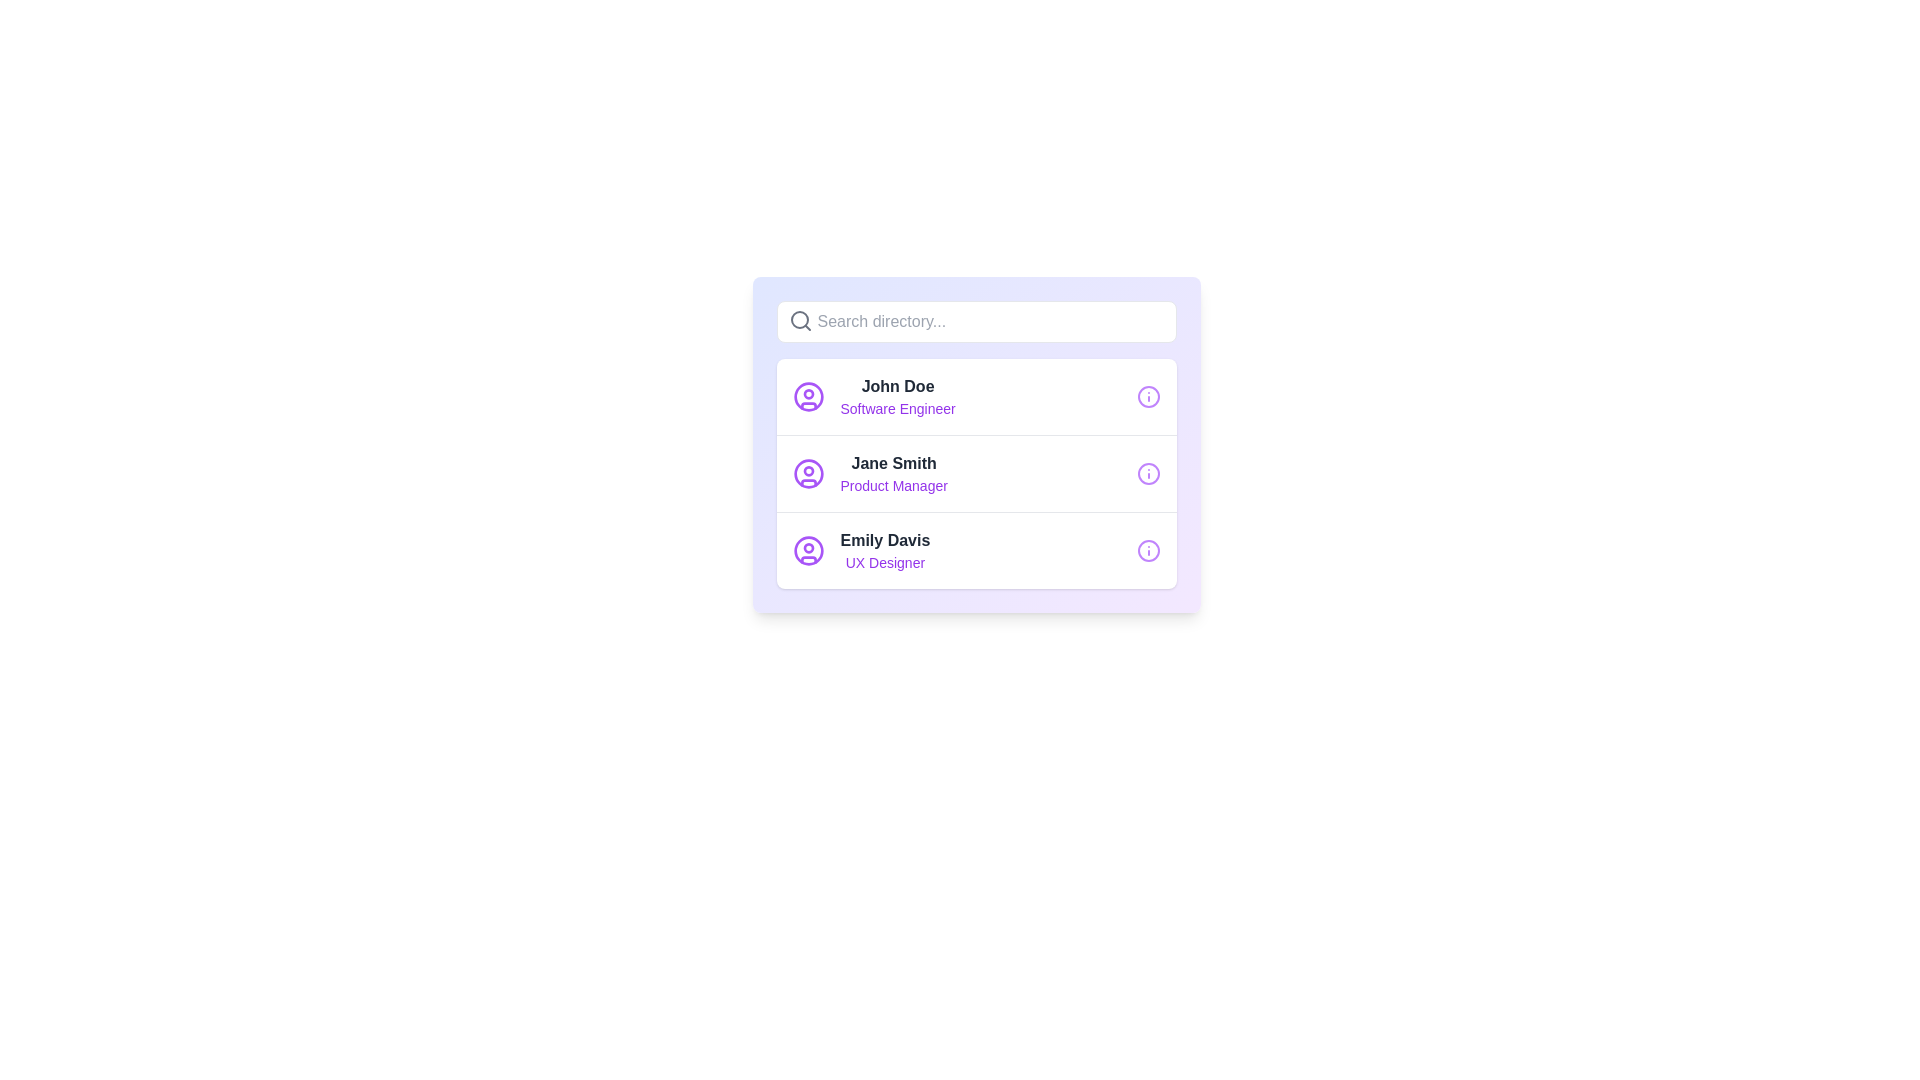  Describe the element at coordinates (884, 551) in the screenshot. I see `the Text label displaying the user's name and role, which is the third item in a list, located between 'Jane Smith' and the next entry, with an avatar icon to its left and an 'info' icon to its right` at that location.